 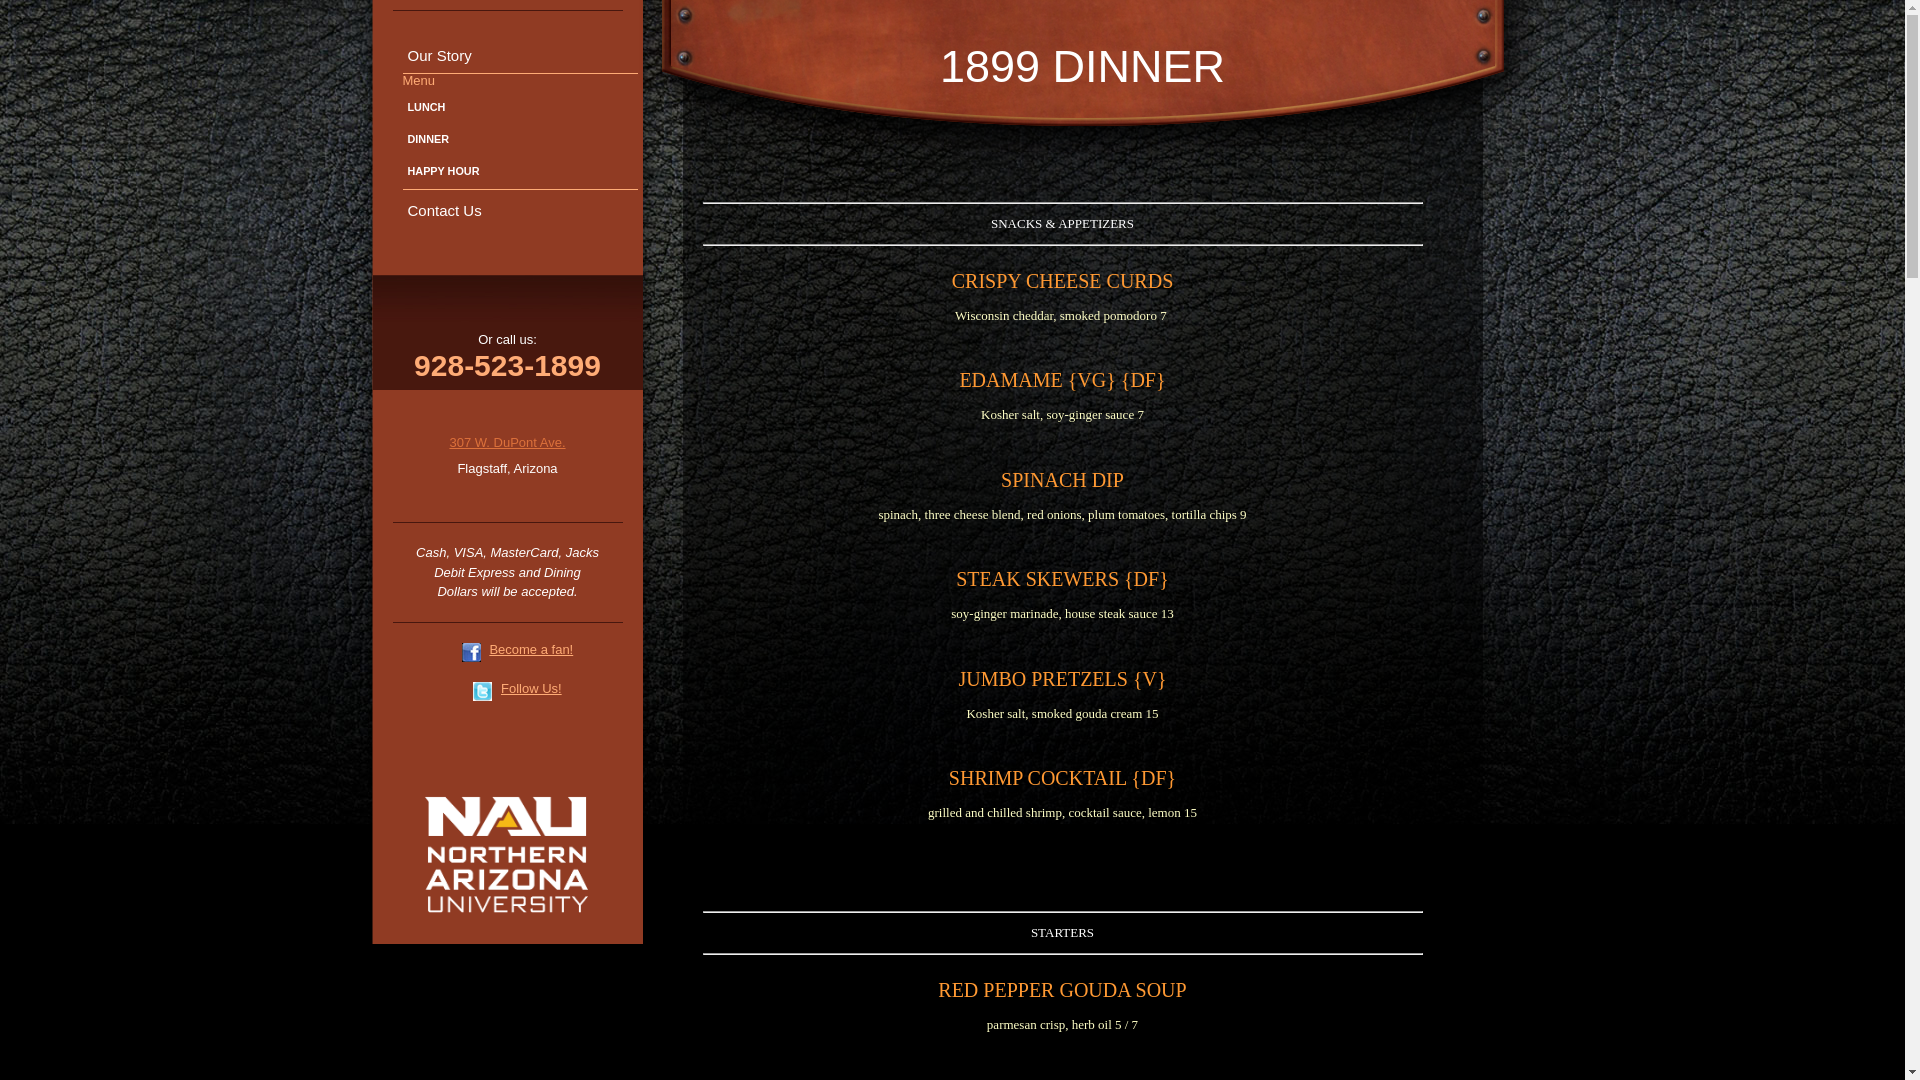 I want to click on 'Contact Us', so click(x=519, y=210).